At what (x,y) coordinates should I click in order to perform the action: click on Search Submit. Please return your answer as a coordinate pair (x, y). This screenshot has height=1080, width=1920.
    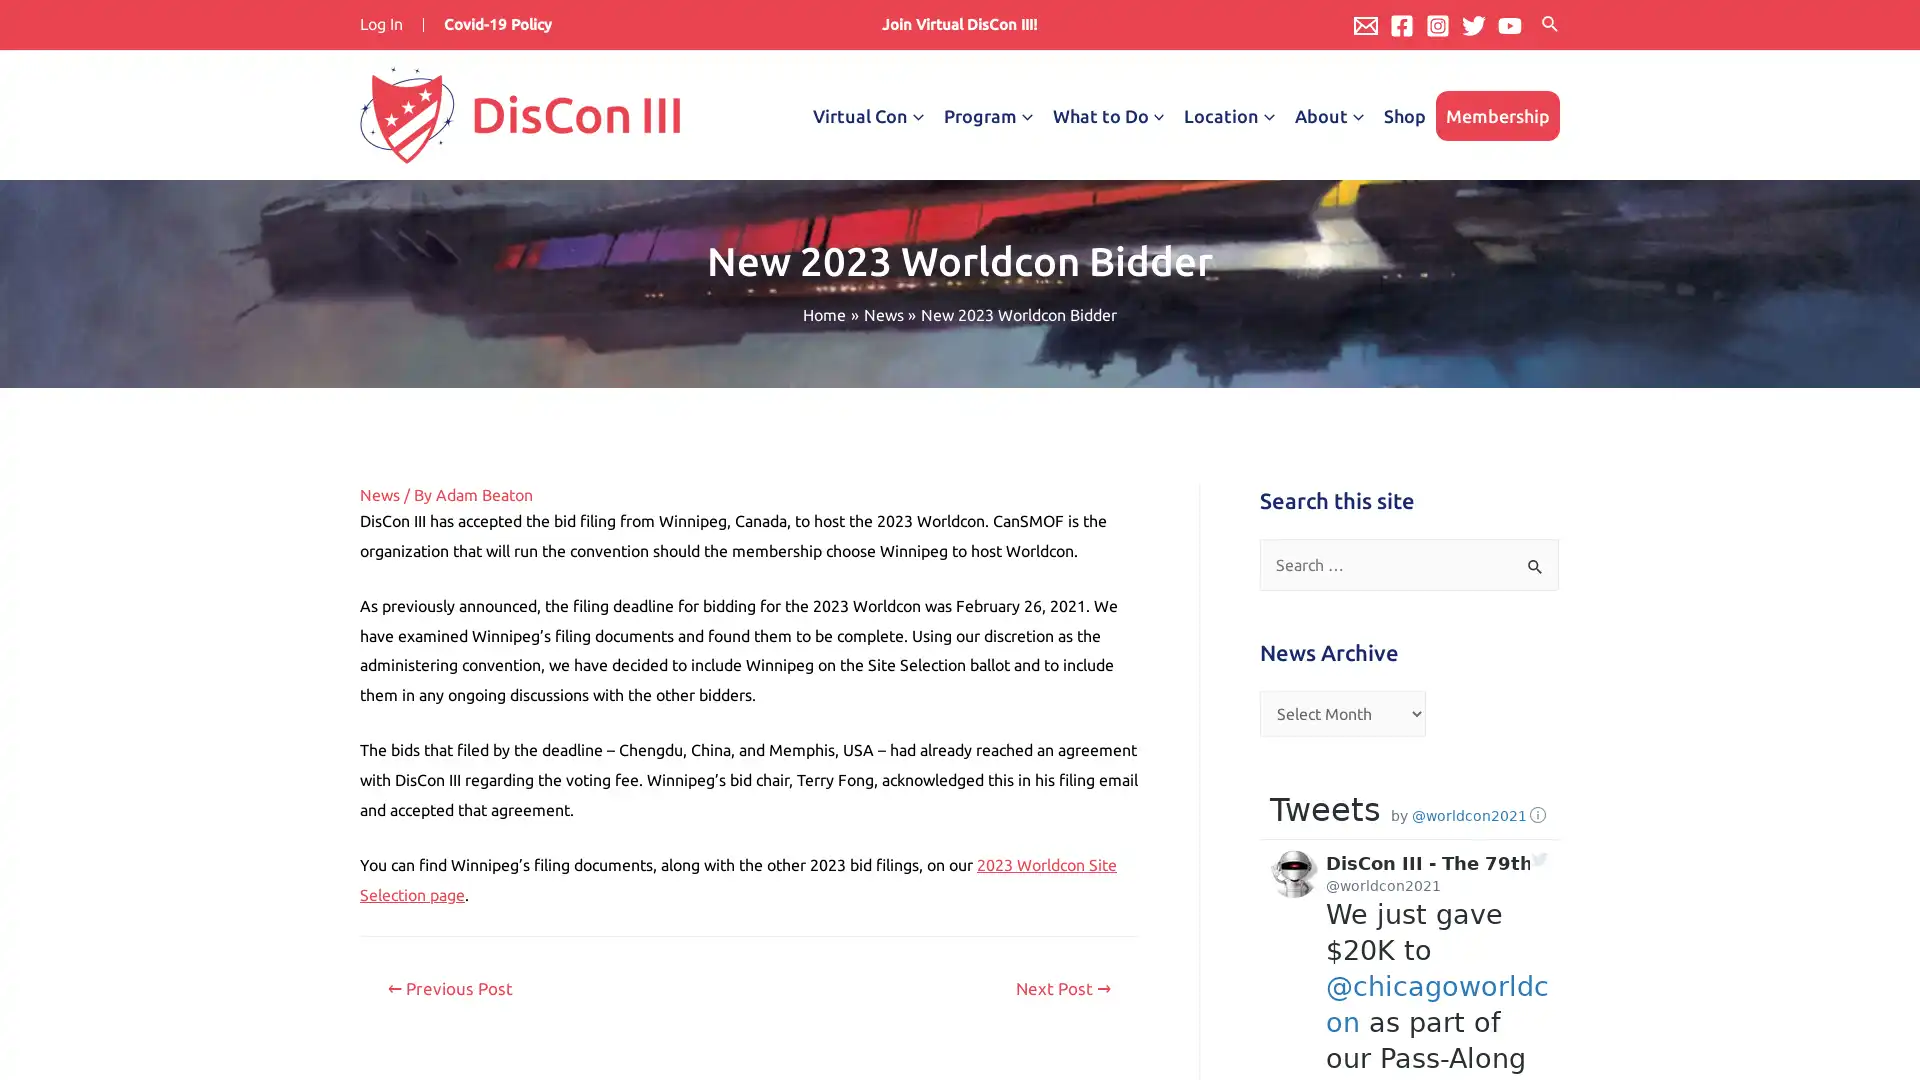
    Looking at the image, I should click on (1534, 565).